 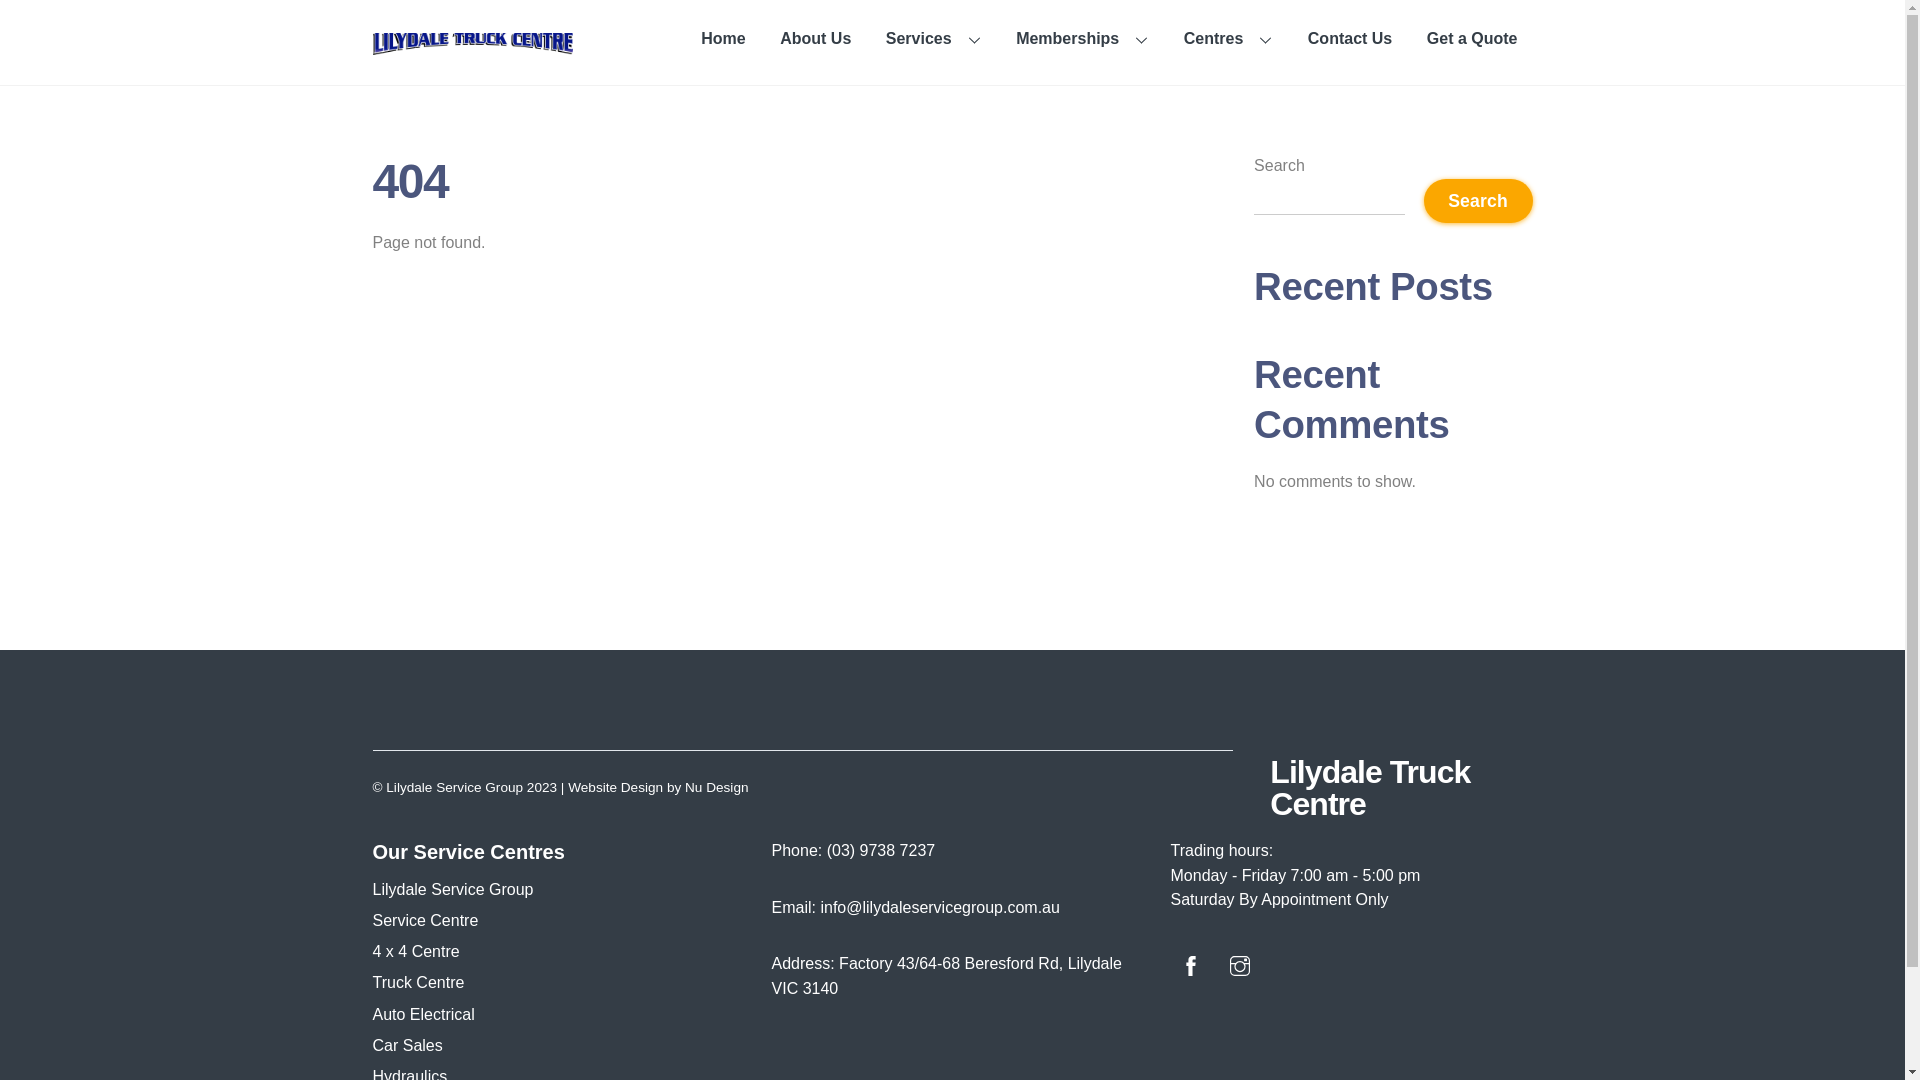 What do you see at coordinates (614, 786) in the screenshot?
I see `'Website Design'` at bounding box center [614, 786].